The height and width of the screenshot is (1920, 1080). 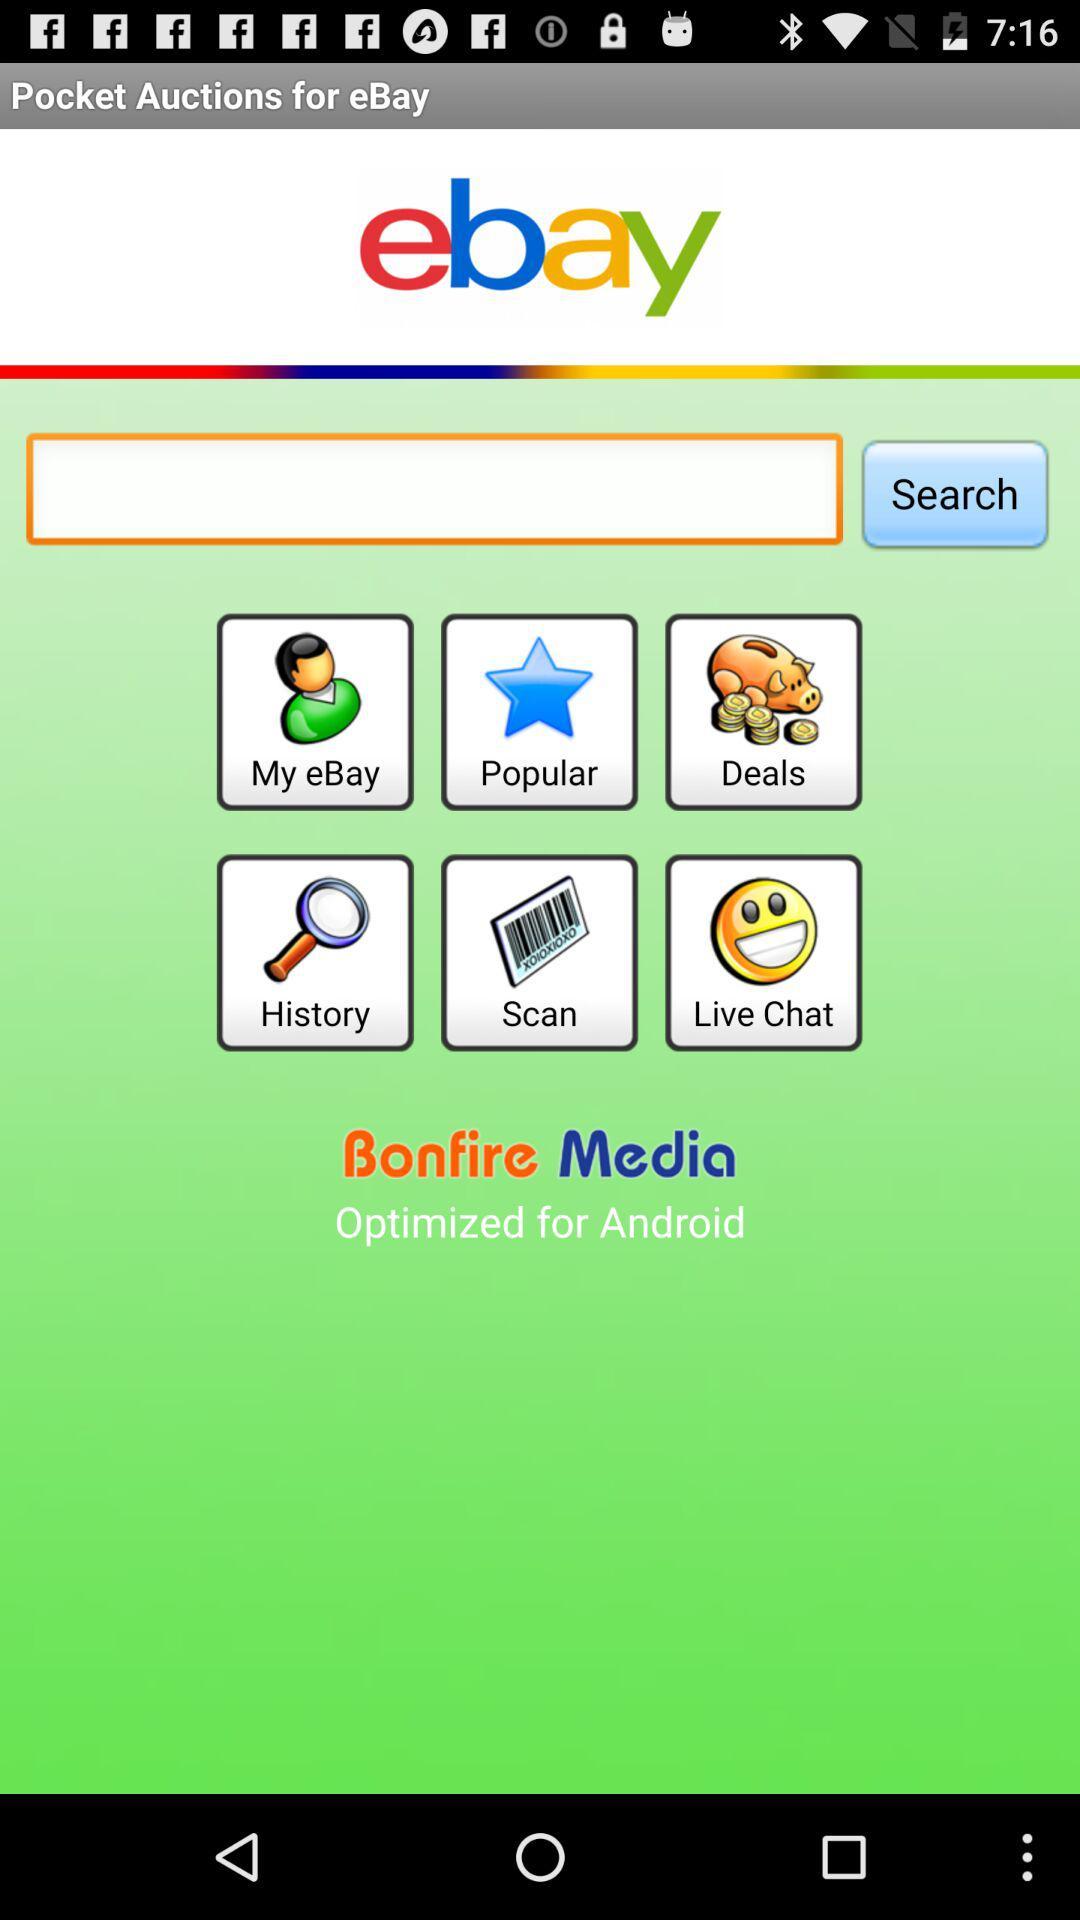 I want to click on my ebay item, so click(x=315, y=712).